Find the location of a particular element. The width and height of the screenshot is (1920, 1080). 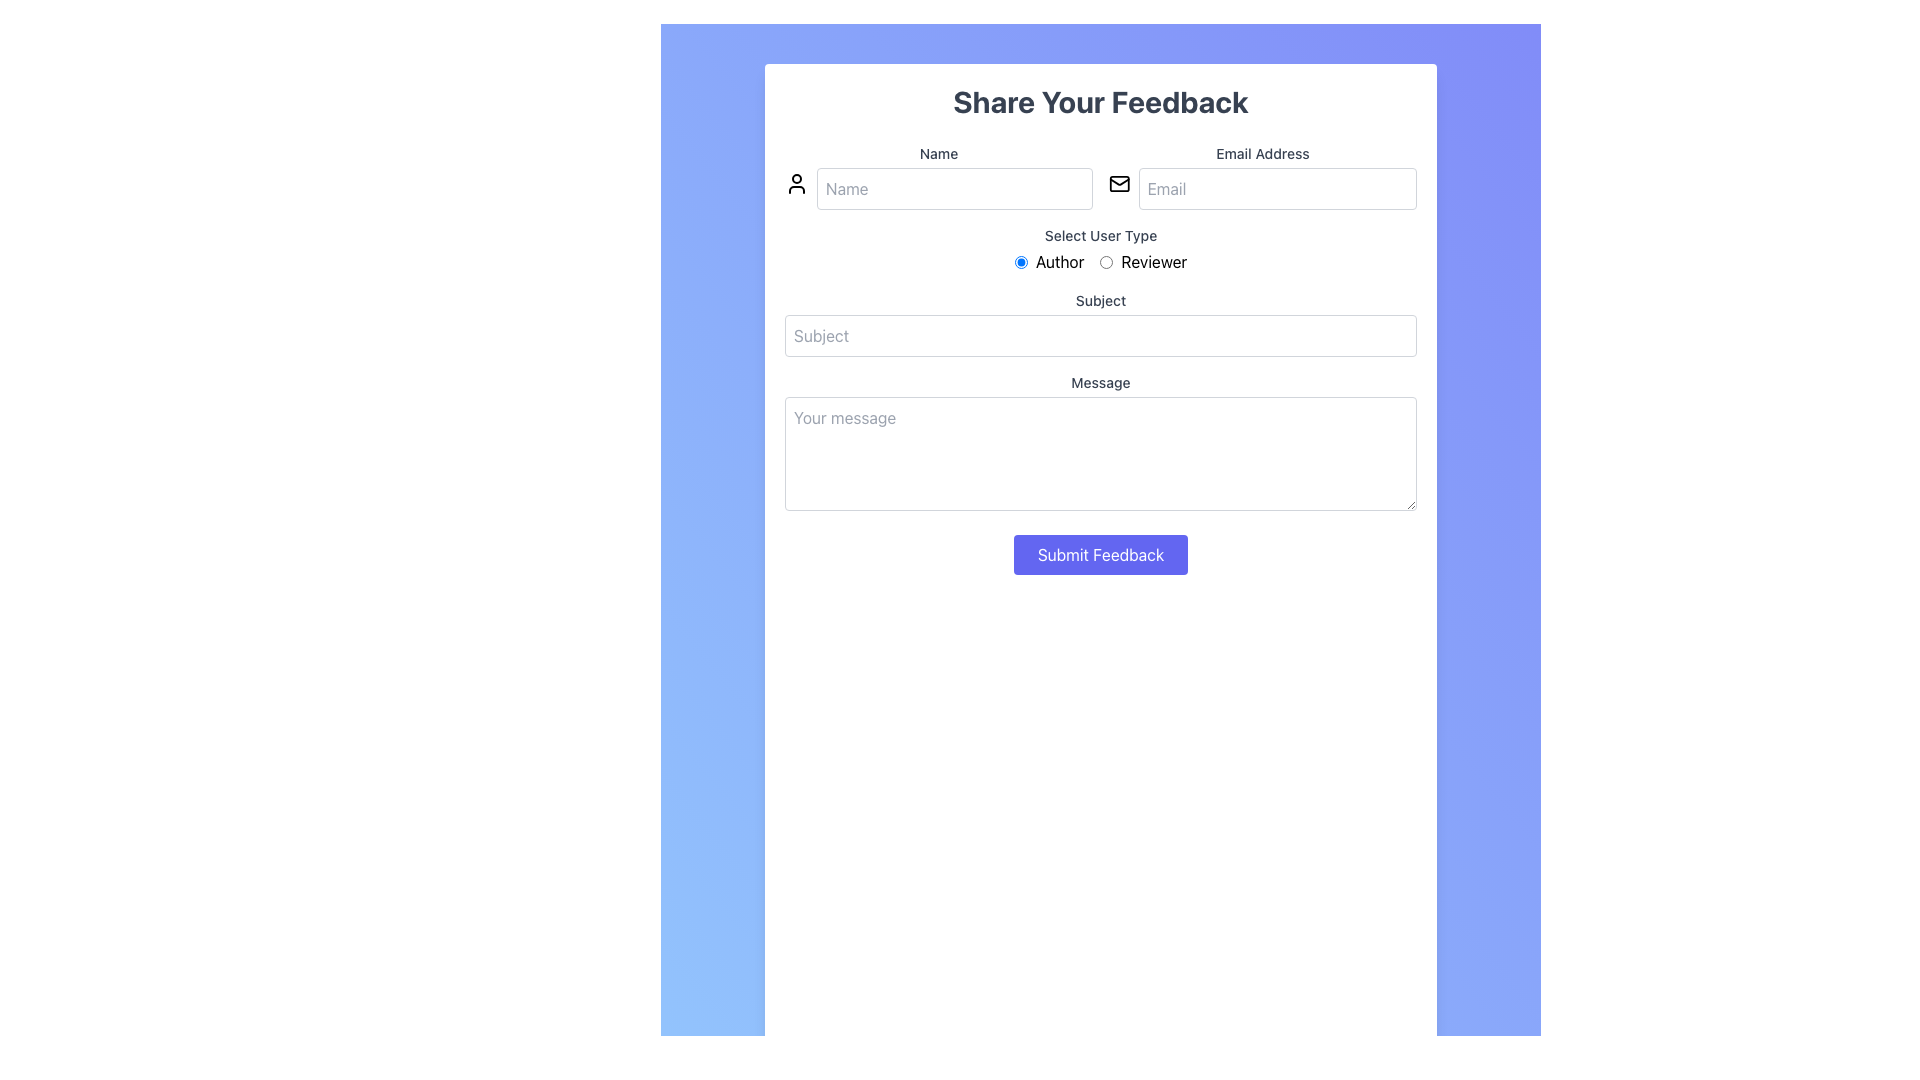

the labels of the Radio button group that allows users to specify their role as 'Author' or 'Reviewer' in the 'Share Your Feedback' form is located at coordinates (1099, 249).